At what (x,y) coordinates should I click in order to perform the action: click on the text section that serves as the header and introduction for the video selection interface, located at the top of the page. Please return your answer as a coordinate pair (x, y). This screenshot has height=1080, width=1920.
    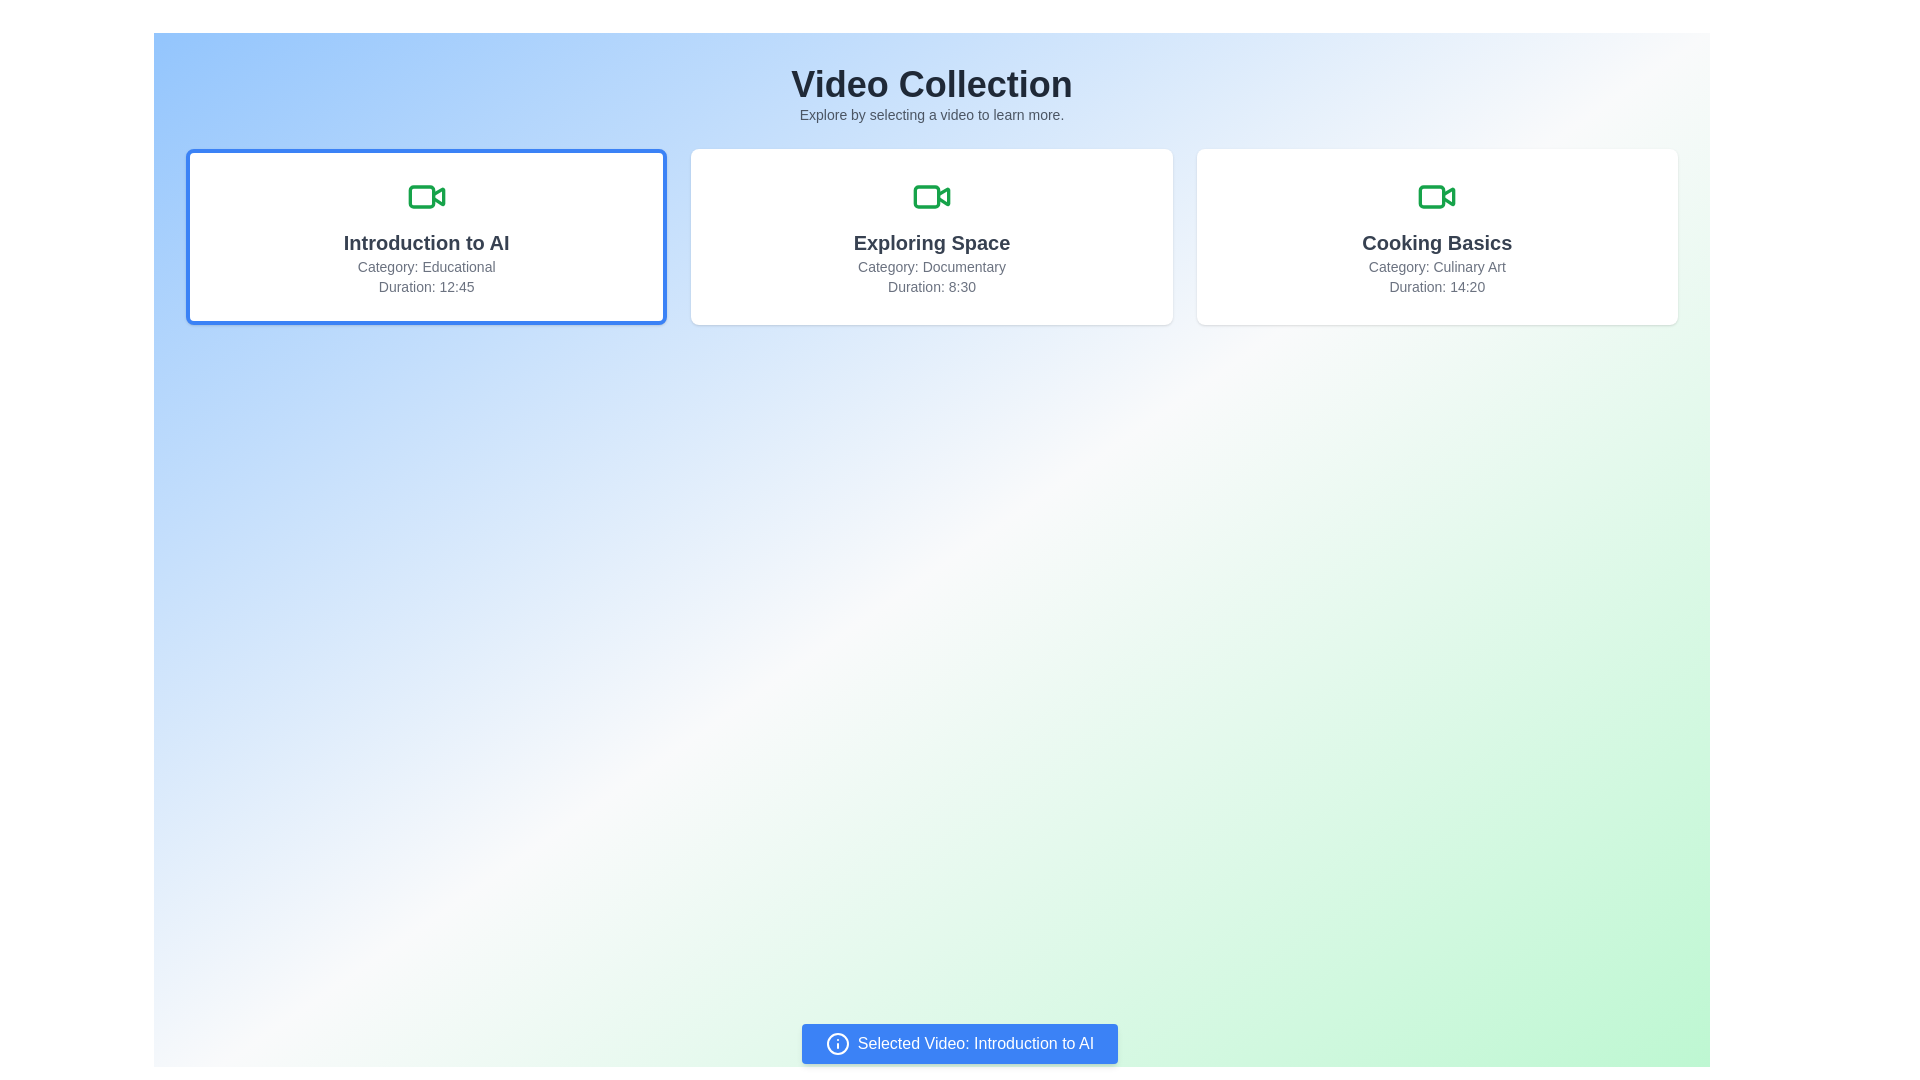
    Looking at the image, I should click on (930, 95).